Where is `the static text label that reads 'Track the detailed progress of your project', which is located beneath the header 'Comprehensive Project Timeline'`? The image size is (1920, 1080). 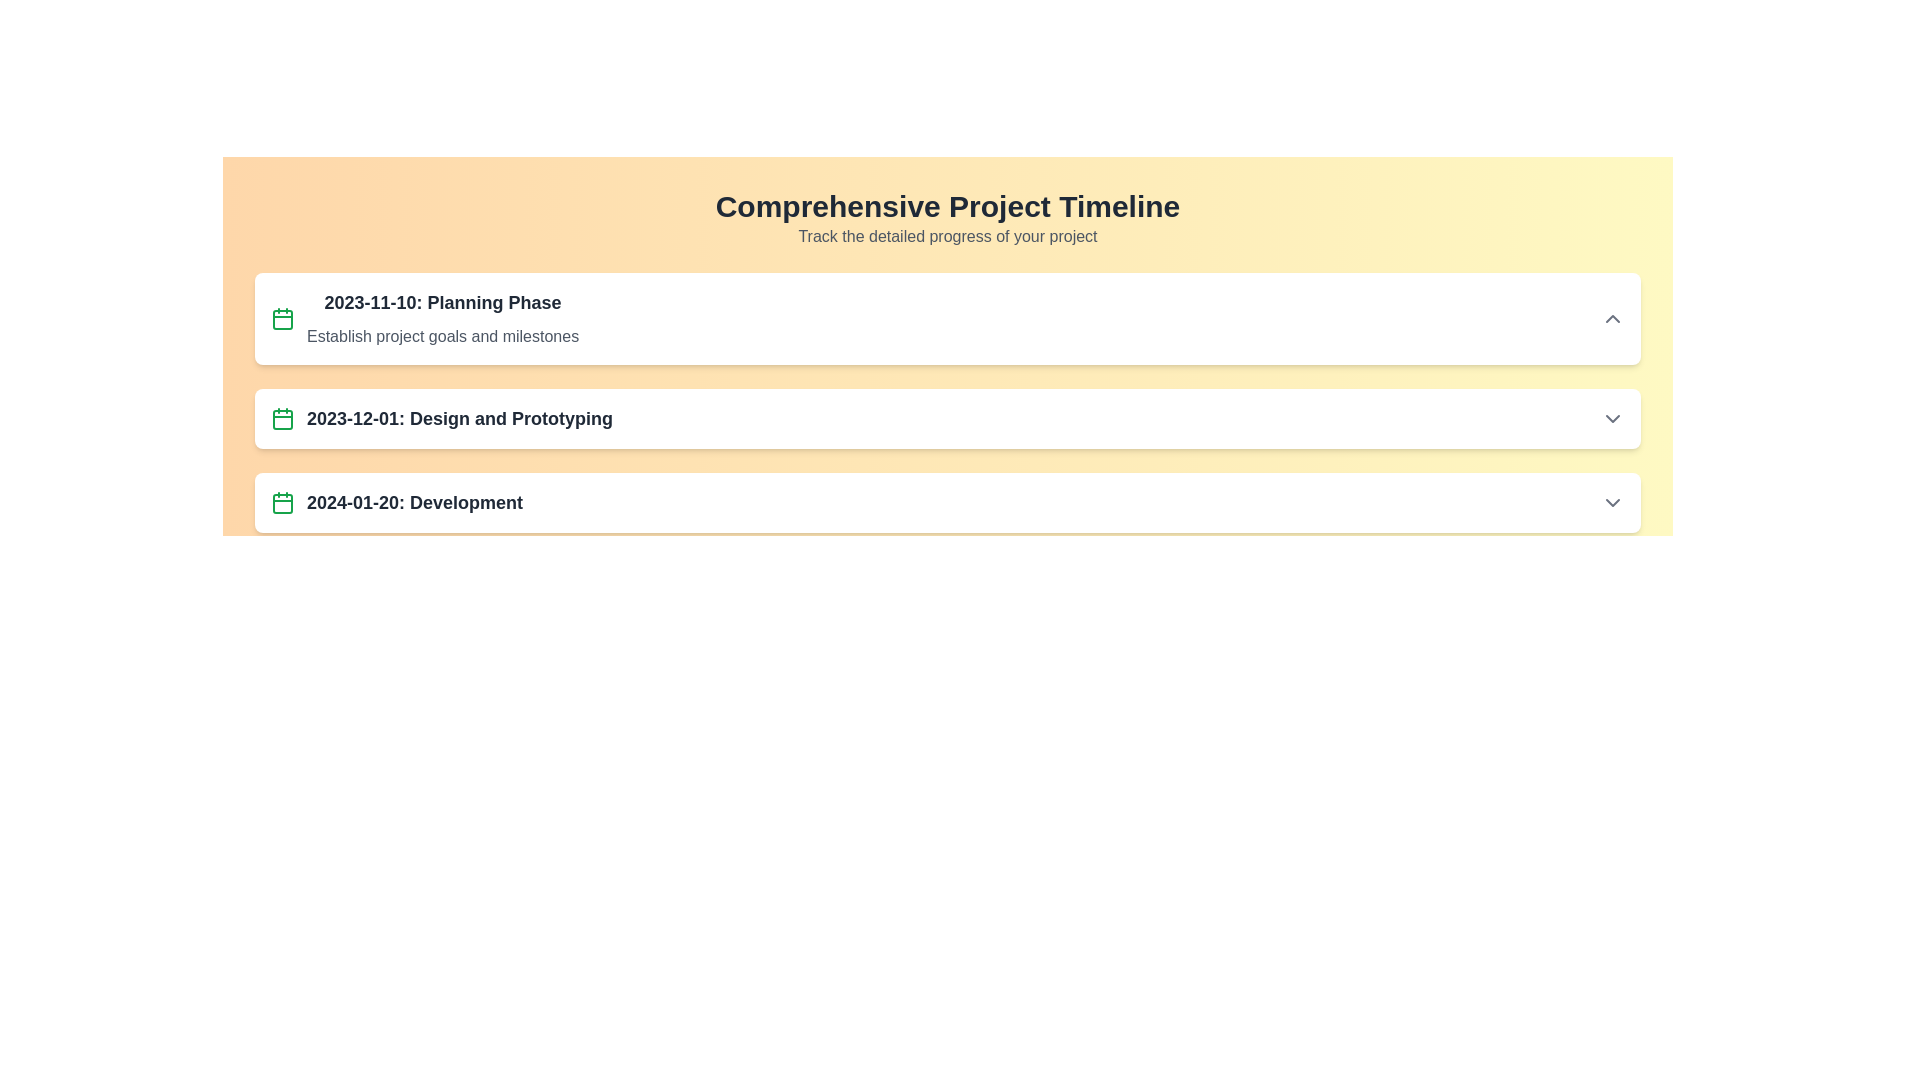
the static text label that reads 'Track the detailed progress of your project', which is located beneath the header 'Comprehensive Project Timeline' is located at coordinates (947, 235).